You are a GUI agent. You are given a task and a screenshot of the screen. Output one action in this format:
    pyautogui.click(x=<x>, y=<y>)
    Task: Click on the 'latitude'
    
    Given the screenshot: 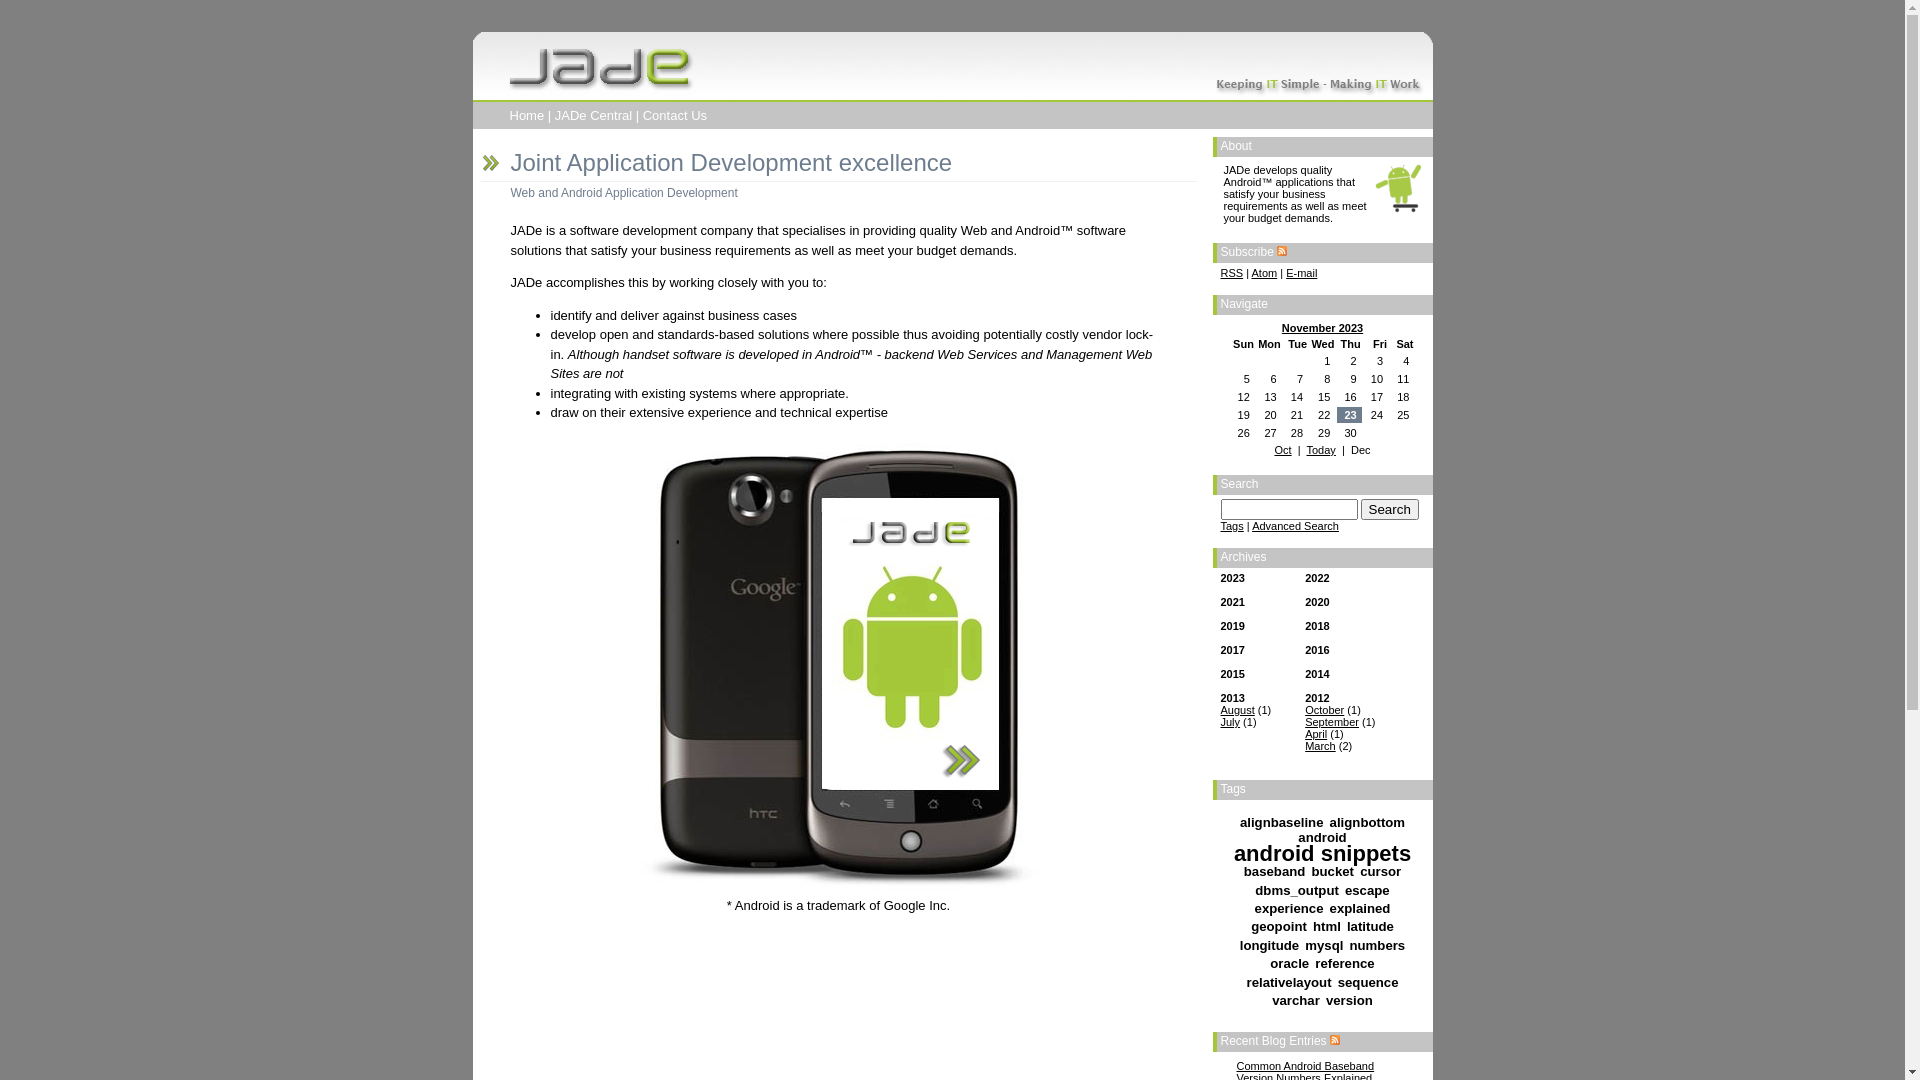 What is the action you would take?
    pyautogui.click(x=1369, y=926)
    